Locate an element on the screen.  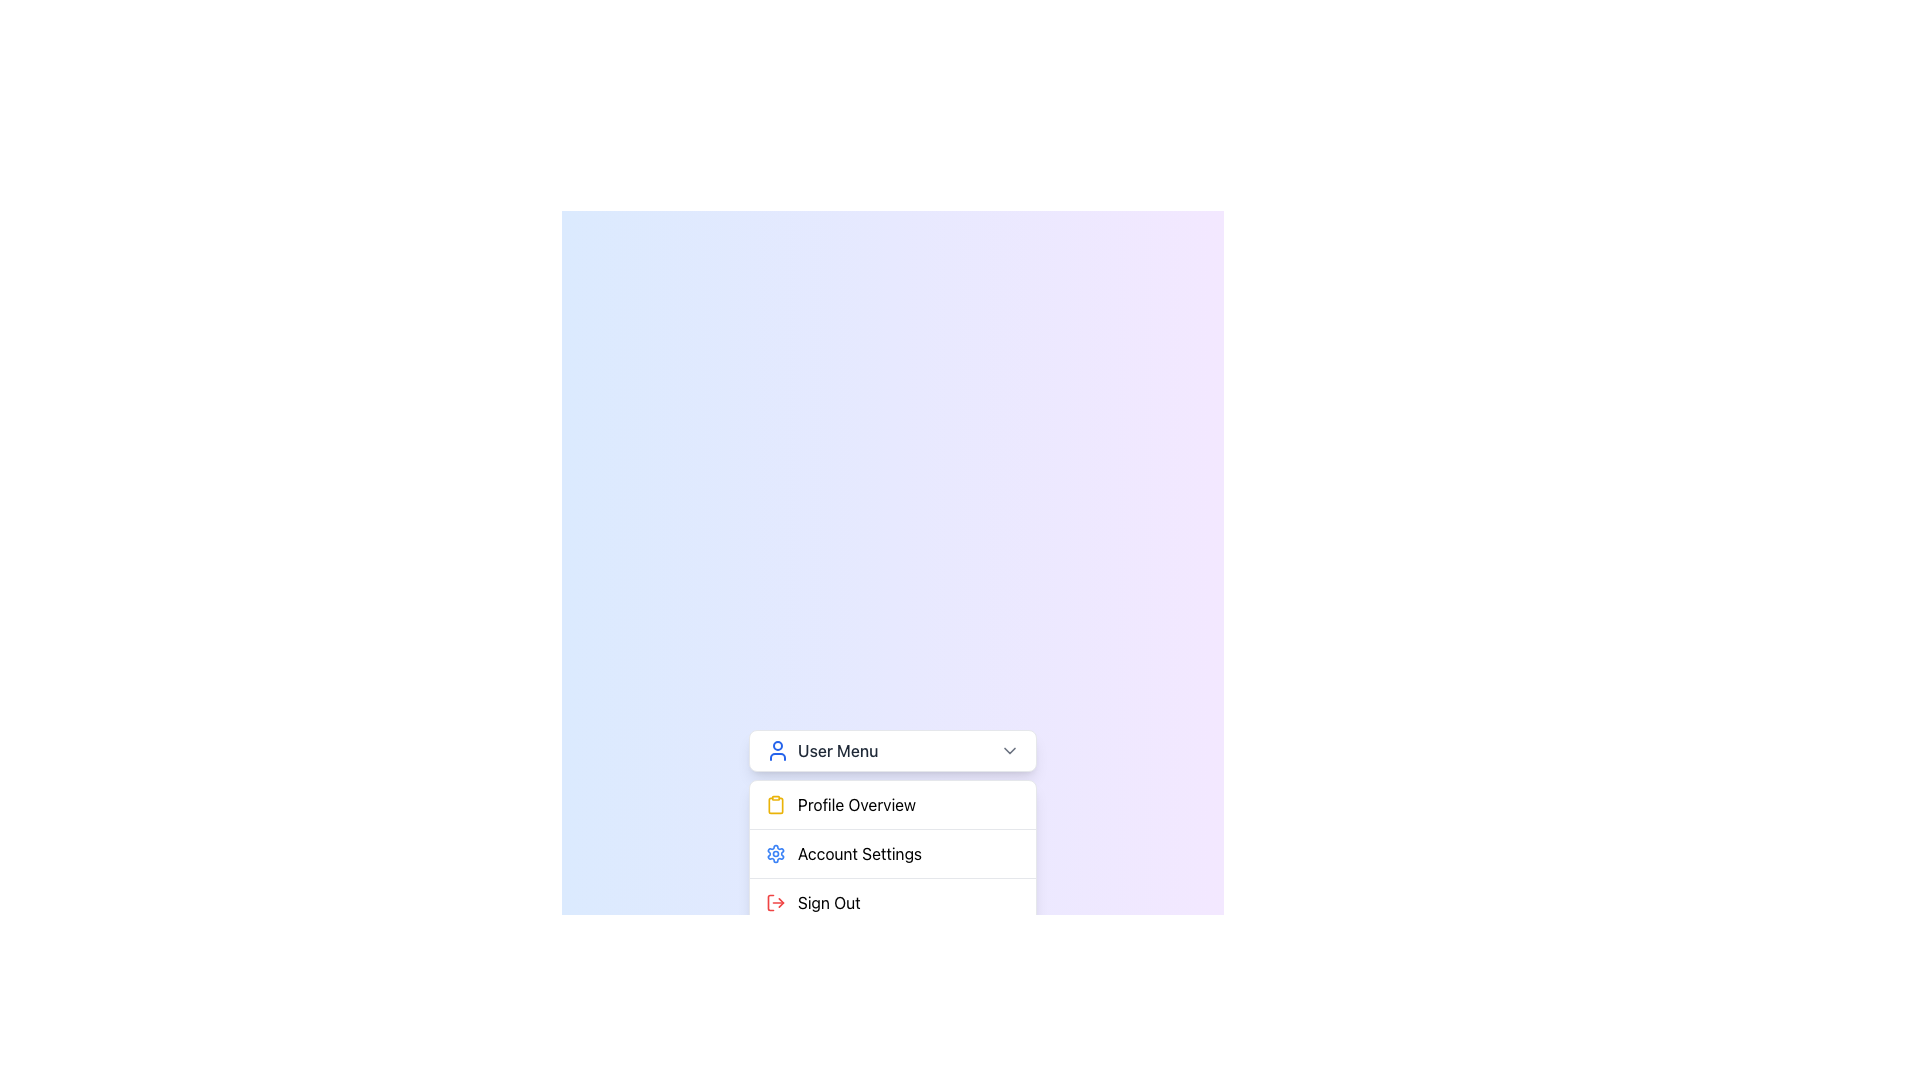
the clipboard icon within the 'Profile Overview' dropdown menu, which is visually represented as an SVG graphic with rounded corners and outlined in yellow, located to the left of the 'Profile Overview' text is located at coordinates (775, 804).